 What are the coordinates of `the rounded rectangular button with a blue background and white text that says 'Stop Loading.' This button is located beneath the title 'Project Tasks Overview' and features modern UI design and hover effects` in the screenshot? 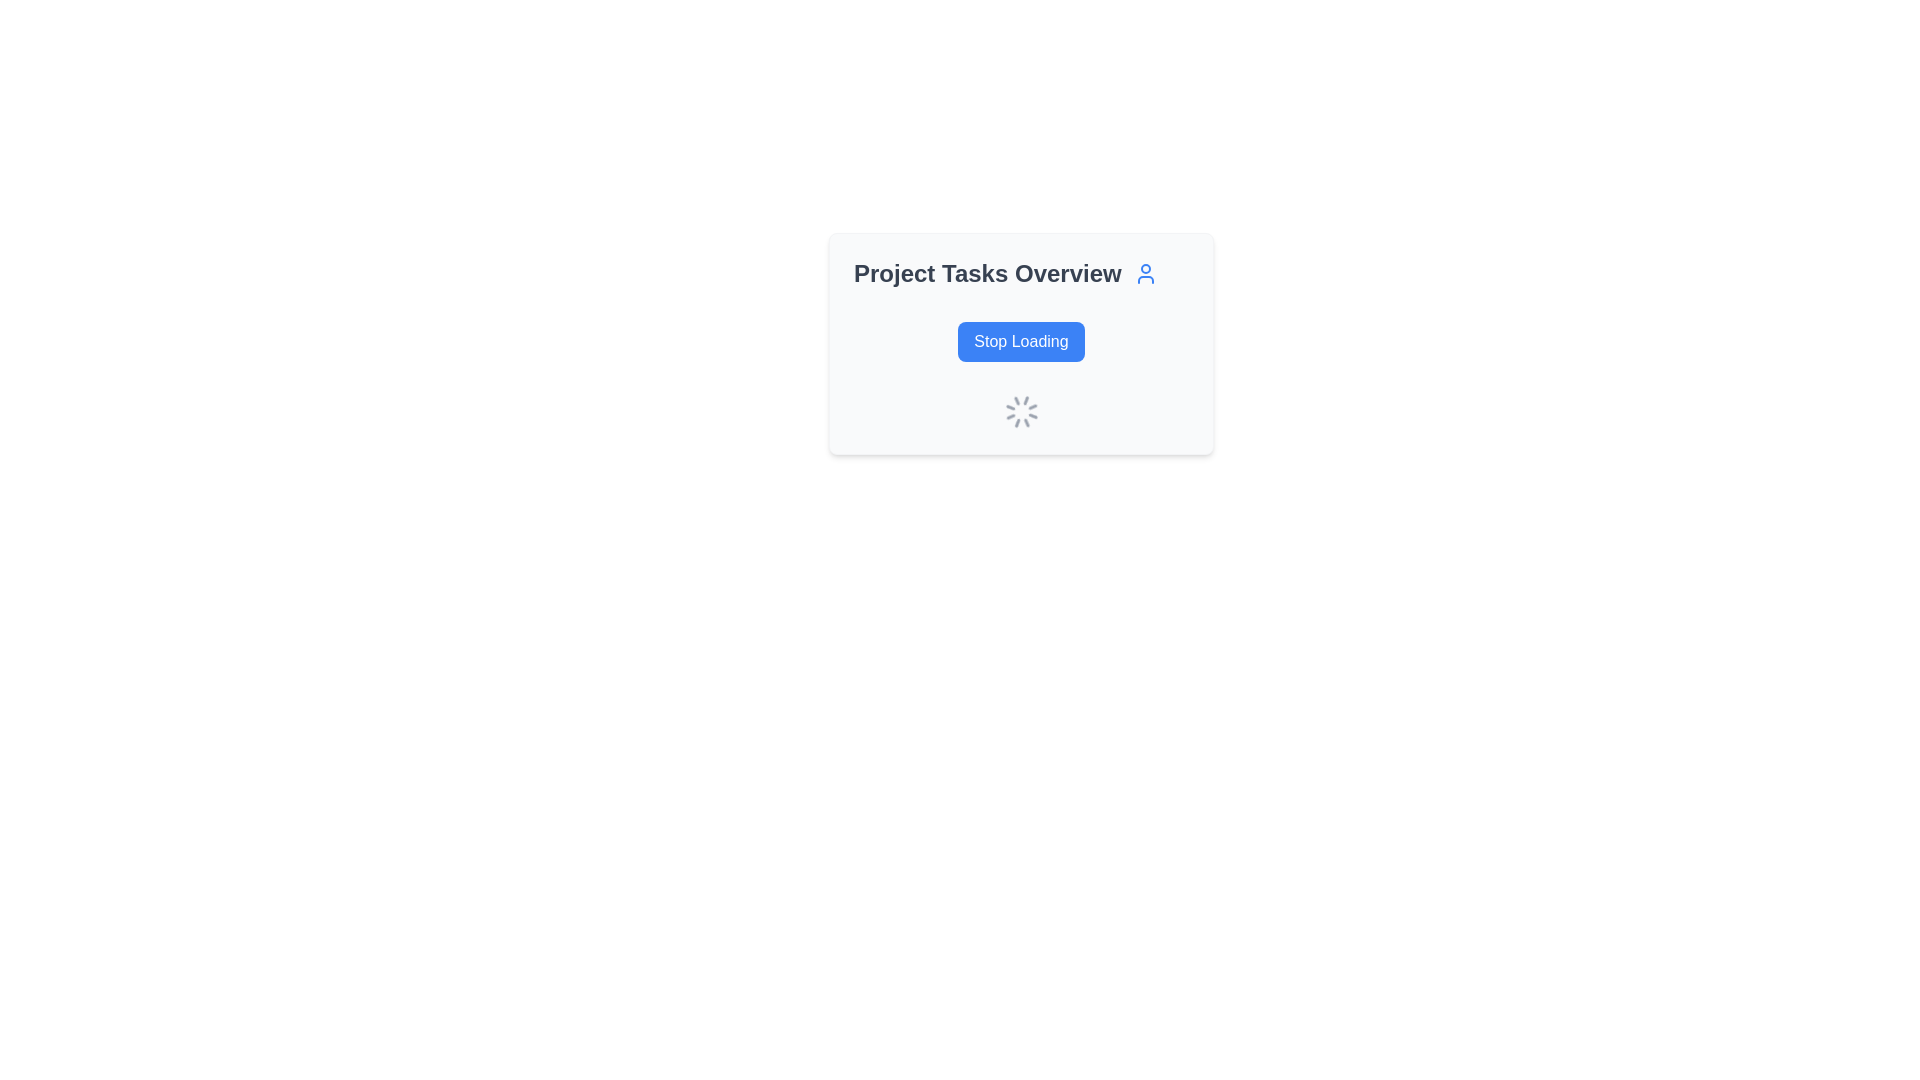 It's located at (1021, 341).